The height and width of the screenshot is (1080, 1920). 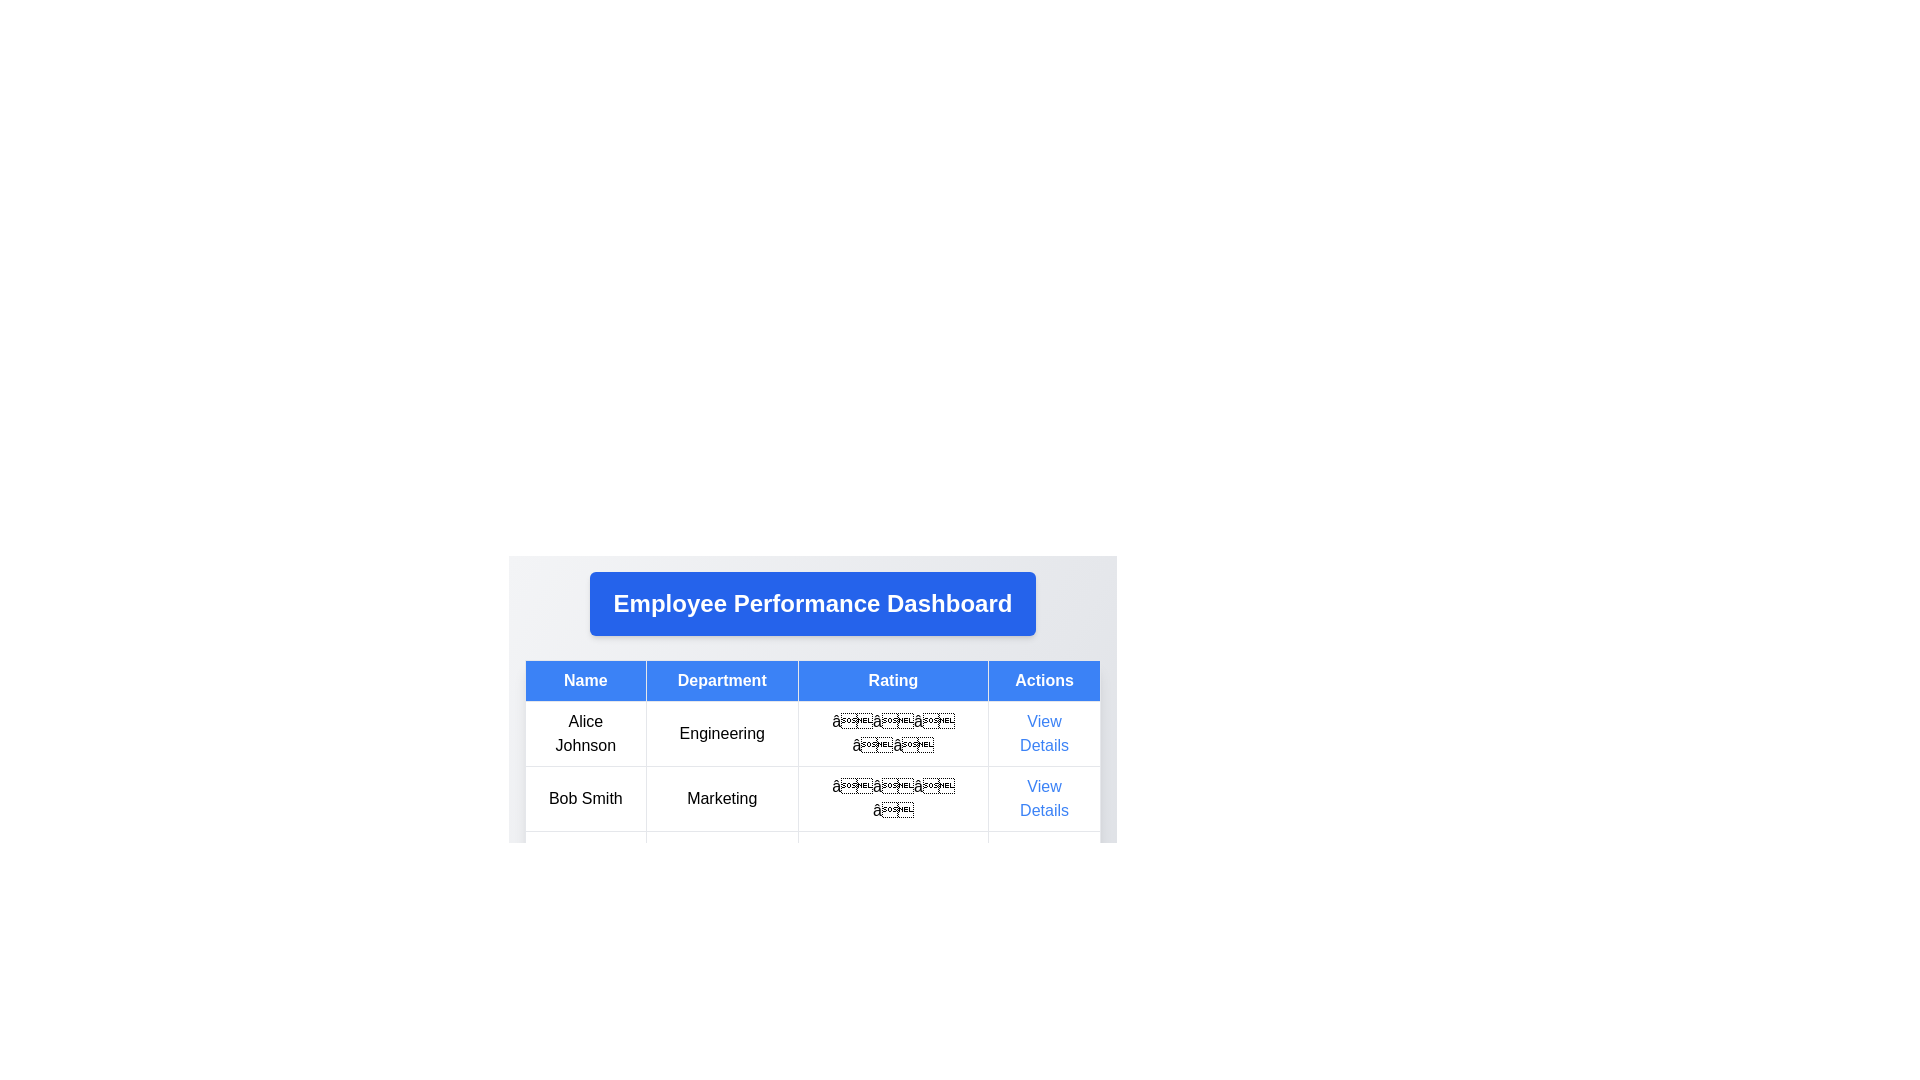 What do you see at coordinates (892, 680) in the screenshot?
I see `the table header cell labeled 'Rating', which is styled with a blue background and white bold text, positioned between the 'Department' and 'Actions' columns` at bounding box center [892, 680].